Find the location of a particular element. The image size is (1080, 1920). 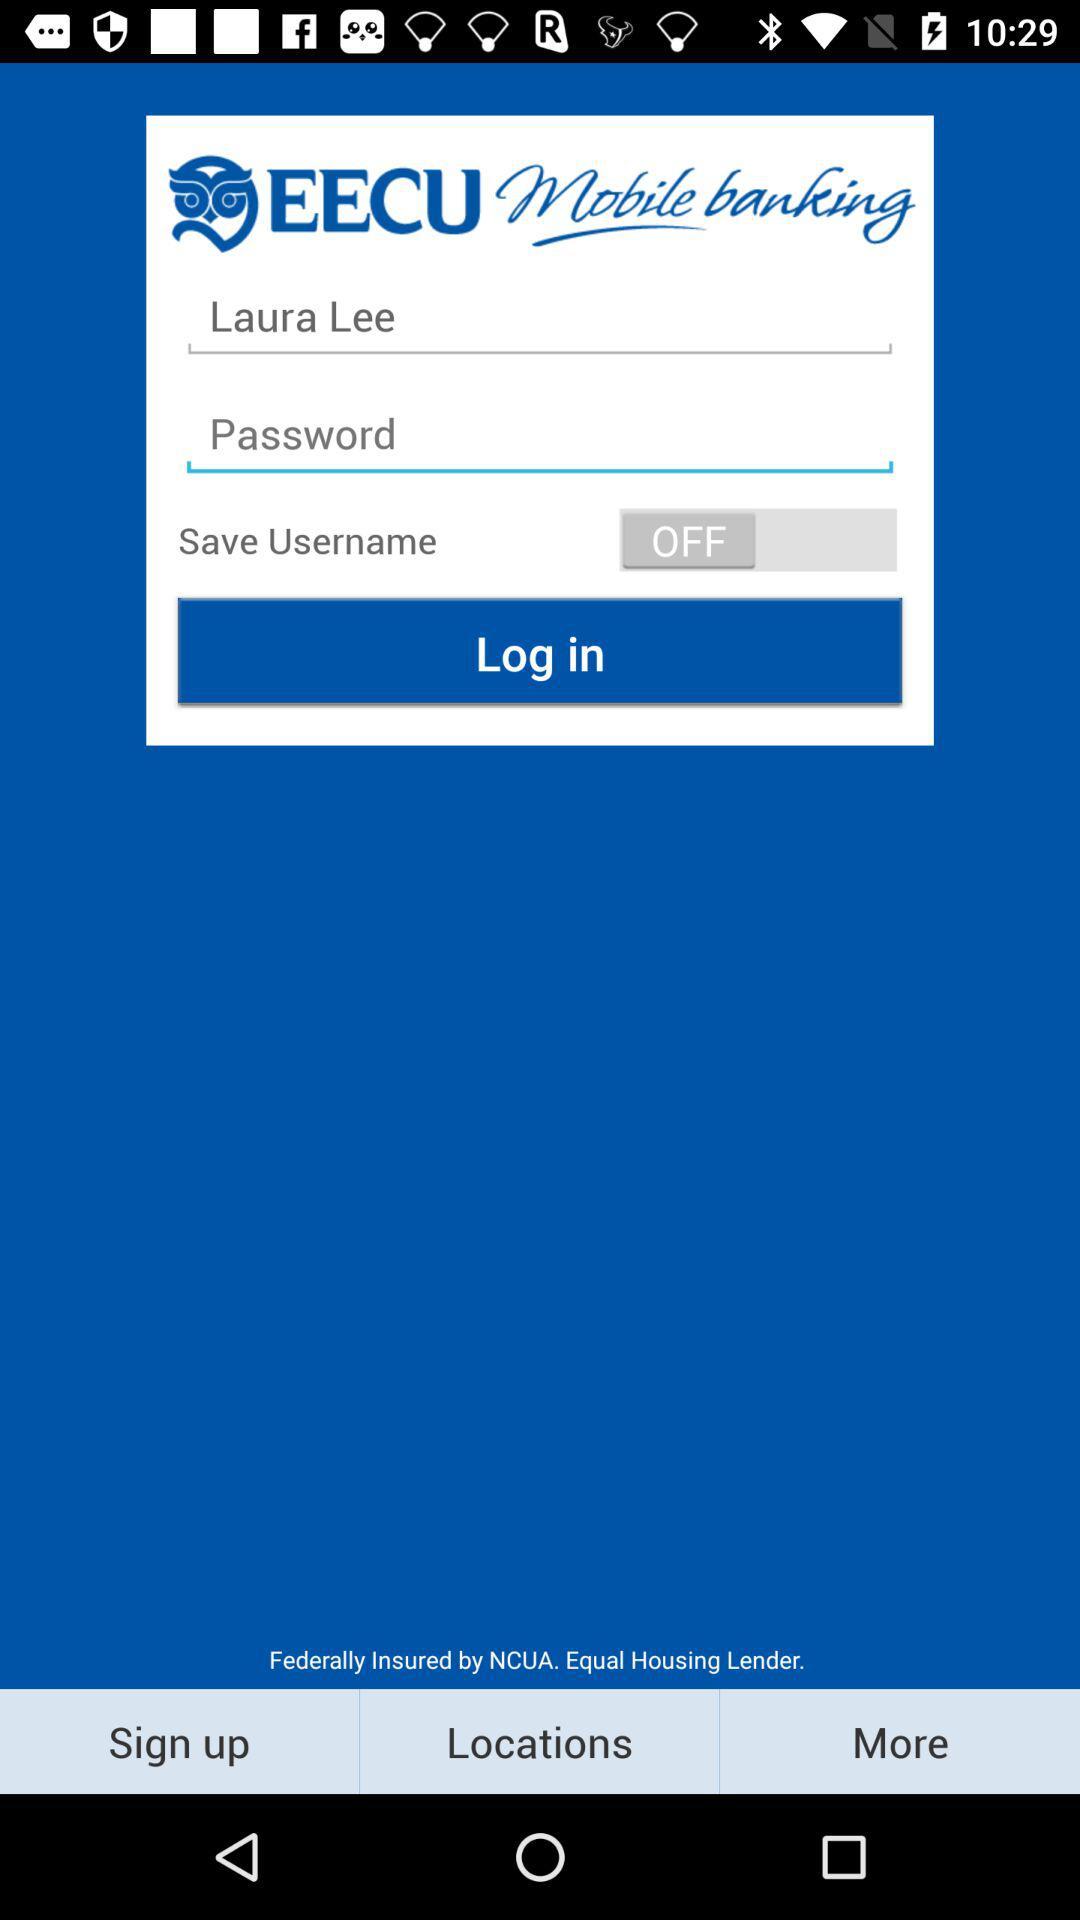

icon to the right of sign up icon is located at coordinates (538, 1740).